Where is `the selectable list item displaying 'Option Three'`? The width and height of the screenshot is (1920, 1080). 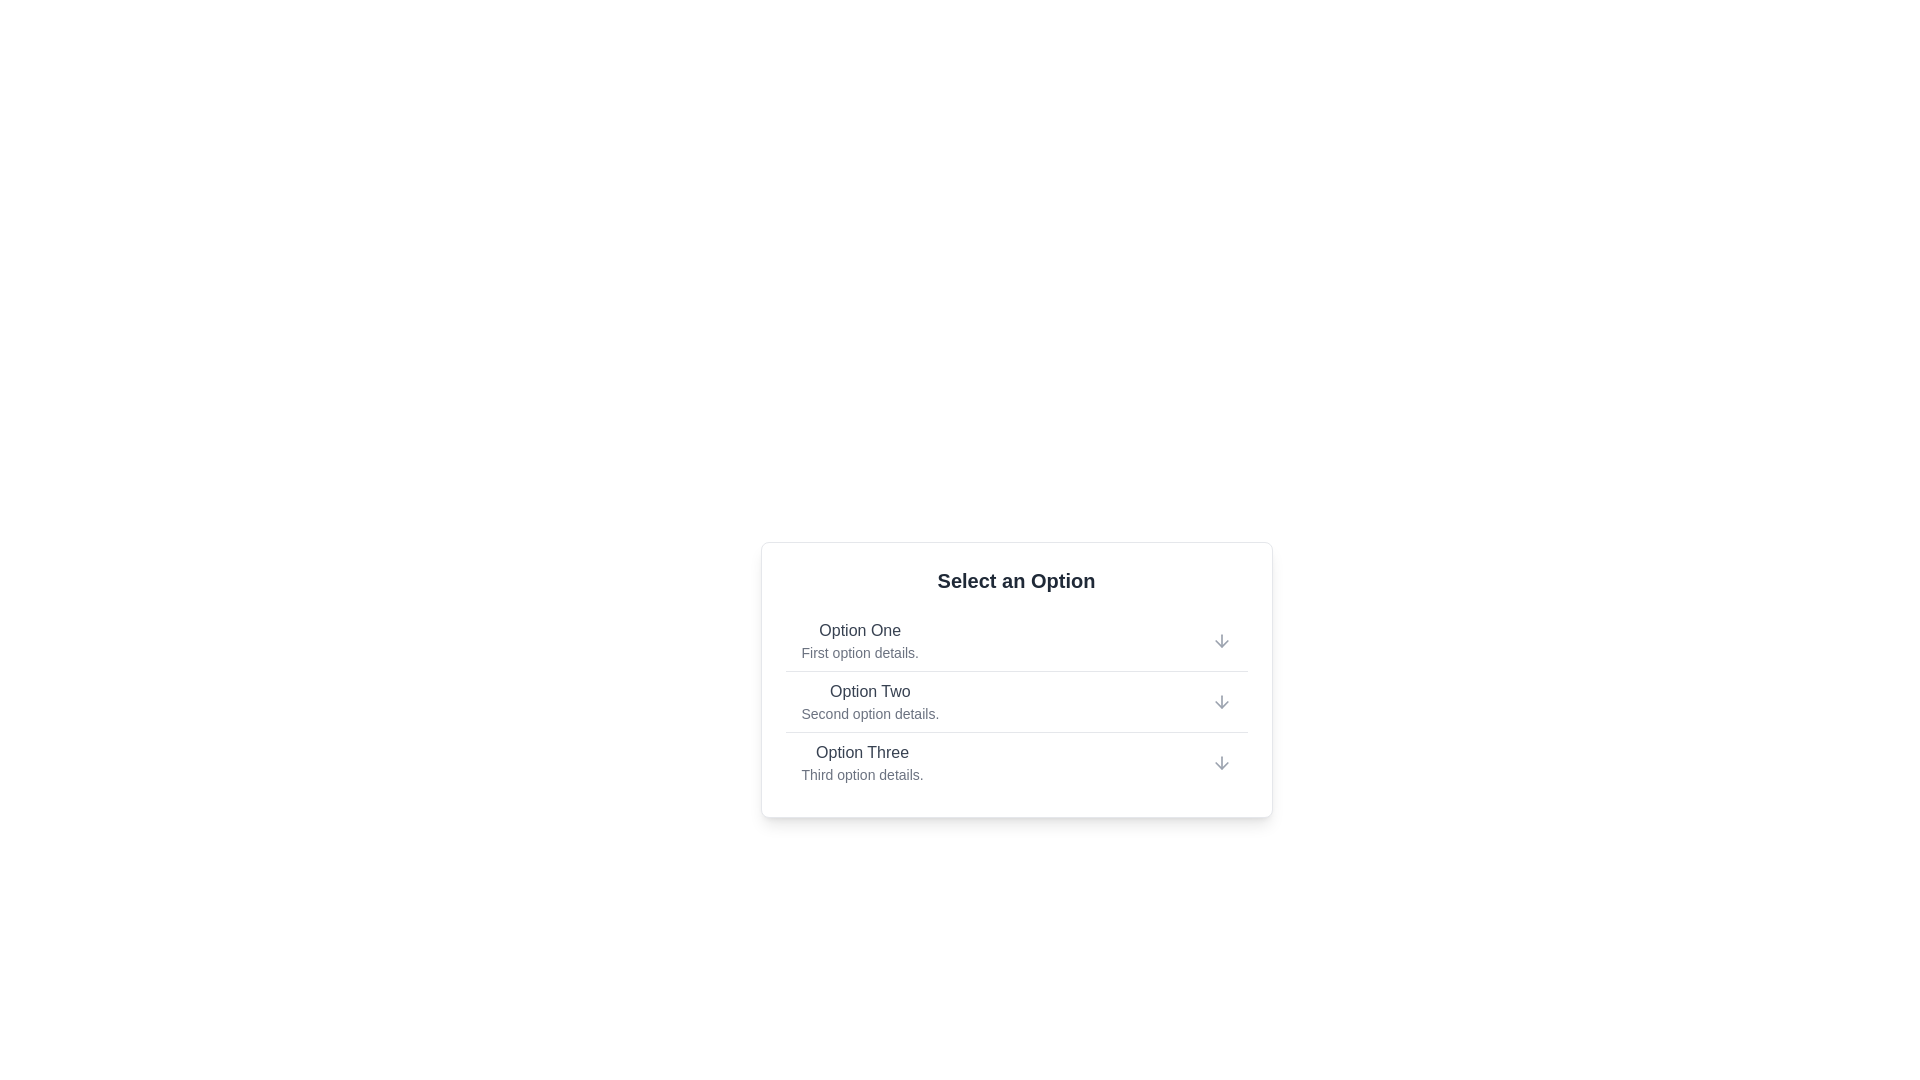 the selectable list item displaying 'Option Three' is located at coordinates (1016, 759).